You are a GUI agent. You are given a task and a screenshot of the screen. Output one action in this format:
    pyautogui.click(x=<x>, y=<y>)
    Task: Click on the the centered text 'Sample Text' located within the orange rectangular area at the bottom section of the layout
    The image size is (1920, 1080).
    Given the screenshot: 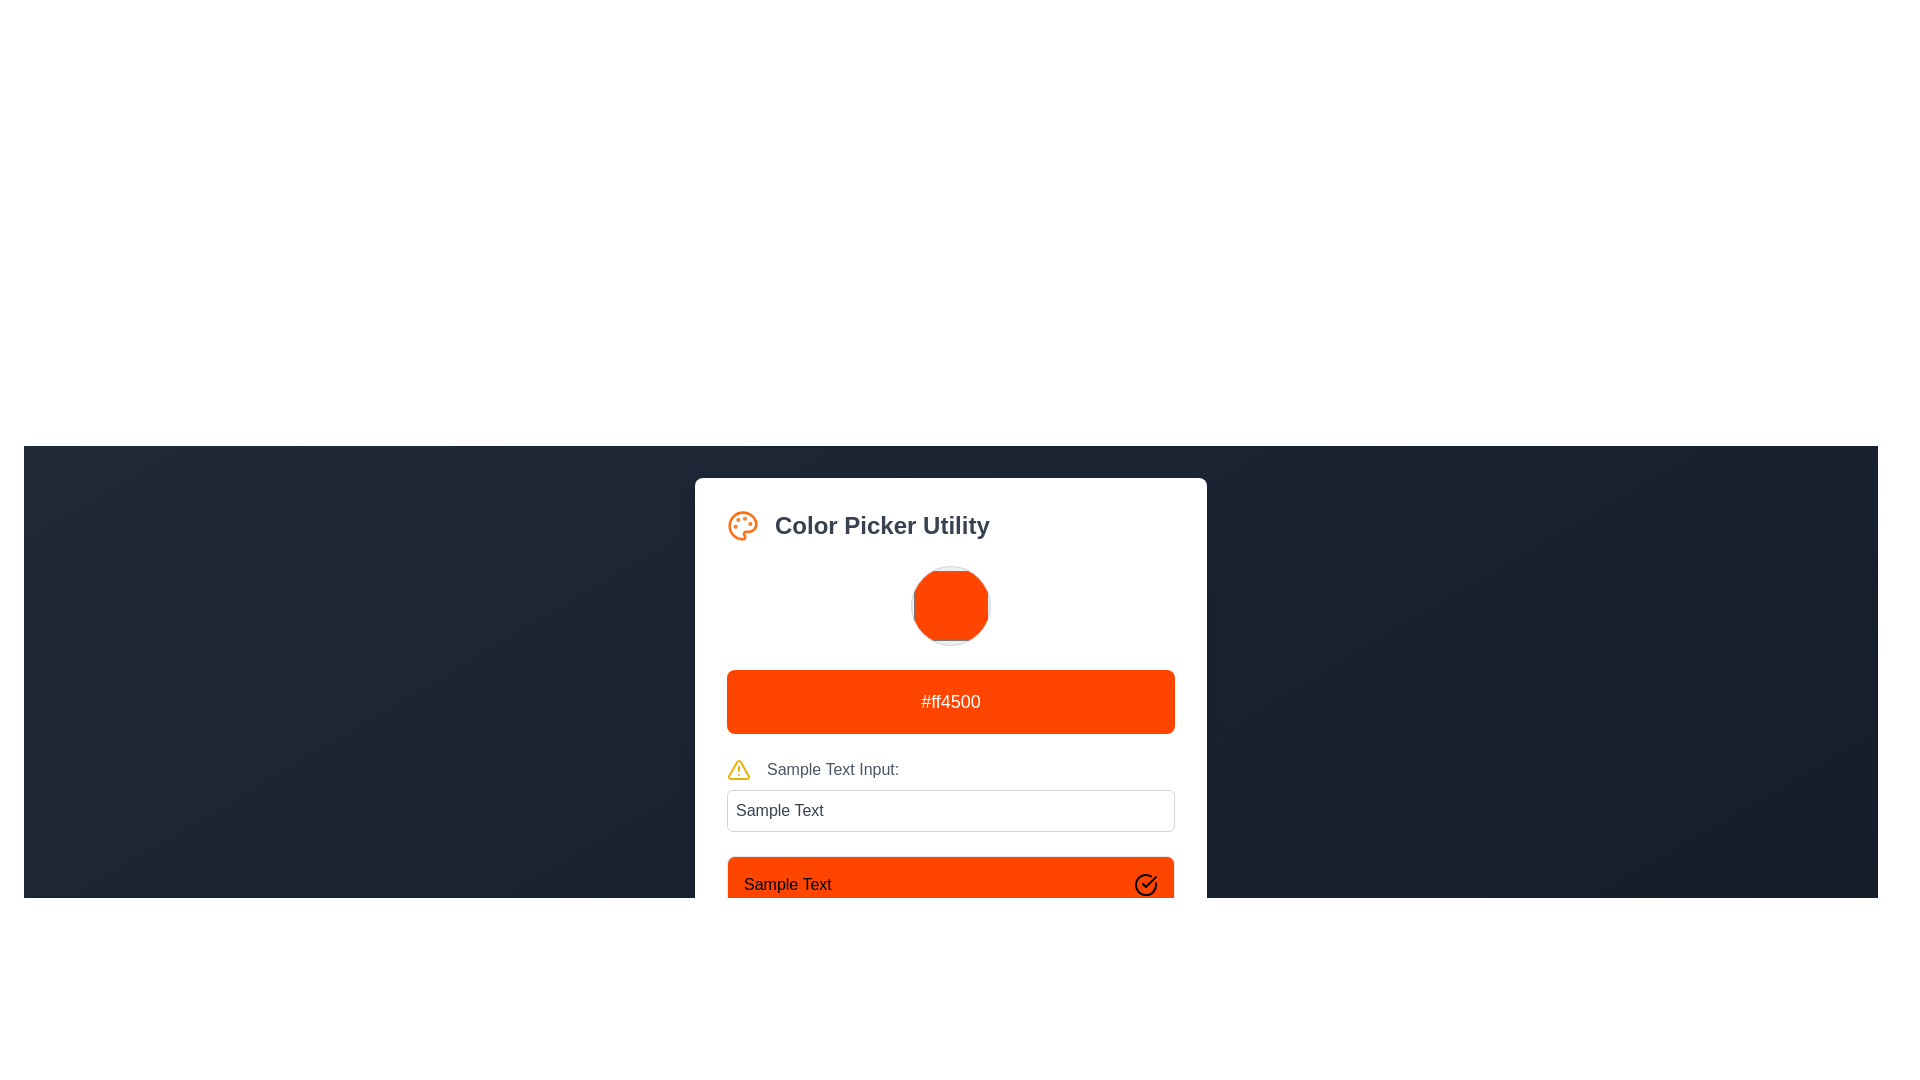 What is the action you would take?
    pyautogui.click(x=786, y=883)
    